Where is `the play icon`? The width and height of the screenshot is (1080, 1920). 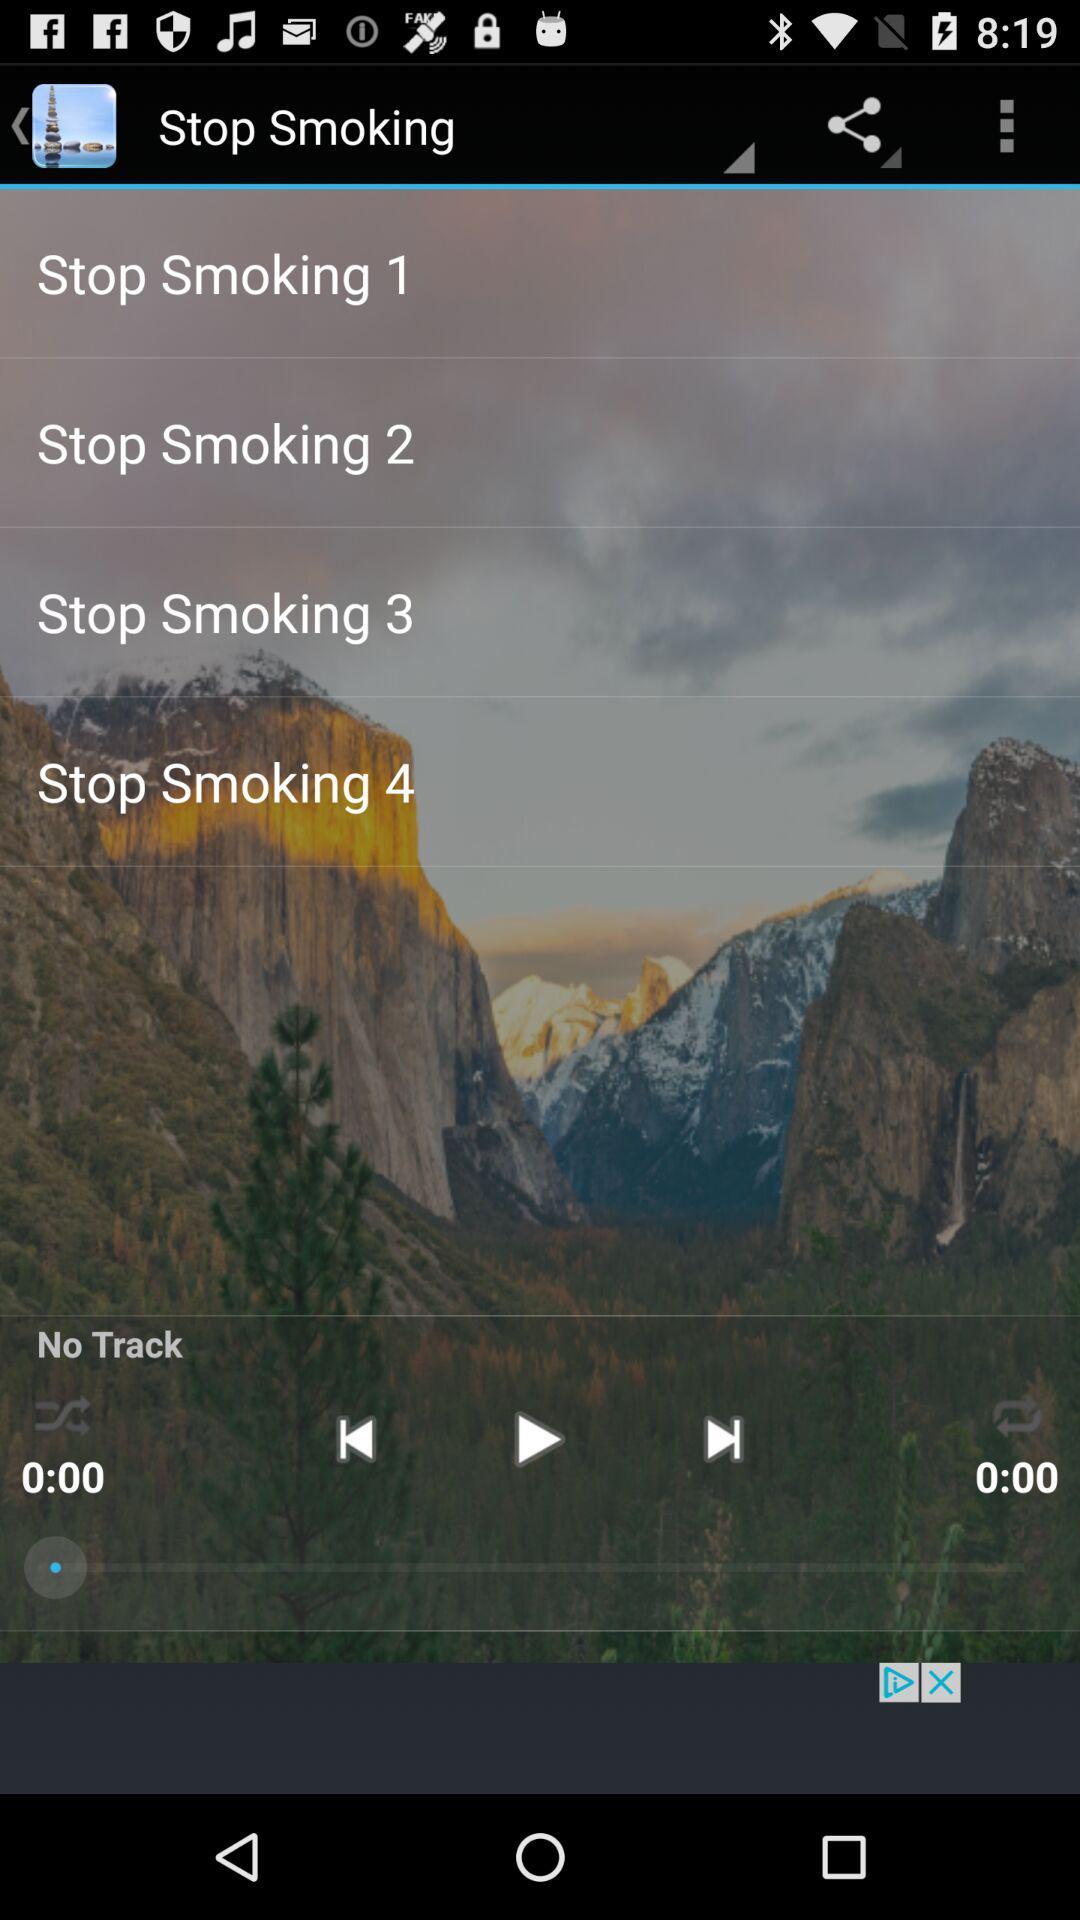
the play icon is located at coordinates (538, 1538).